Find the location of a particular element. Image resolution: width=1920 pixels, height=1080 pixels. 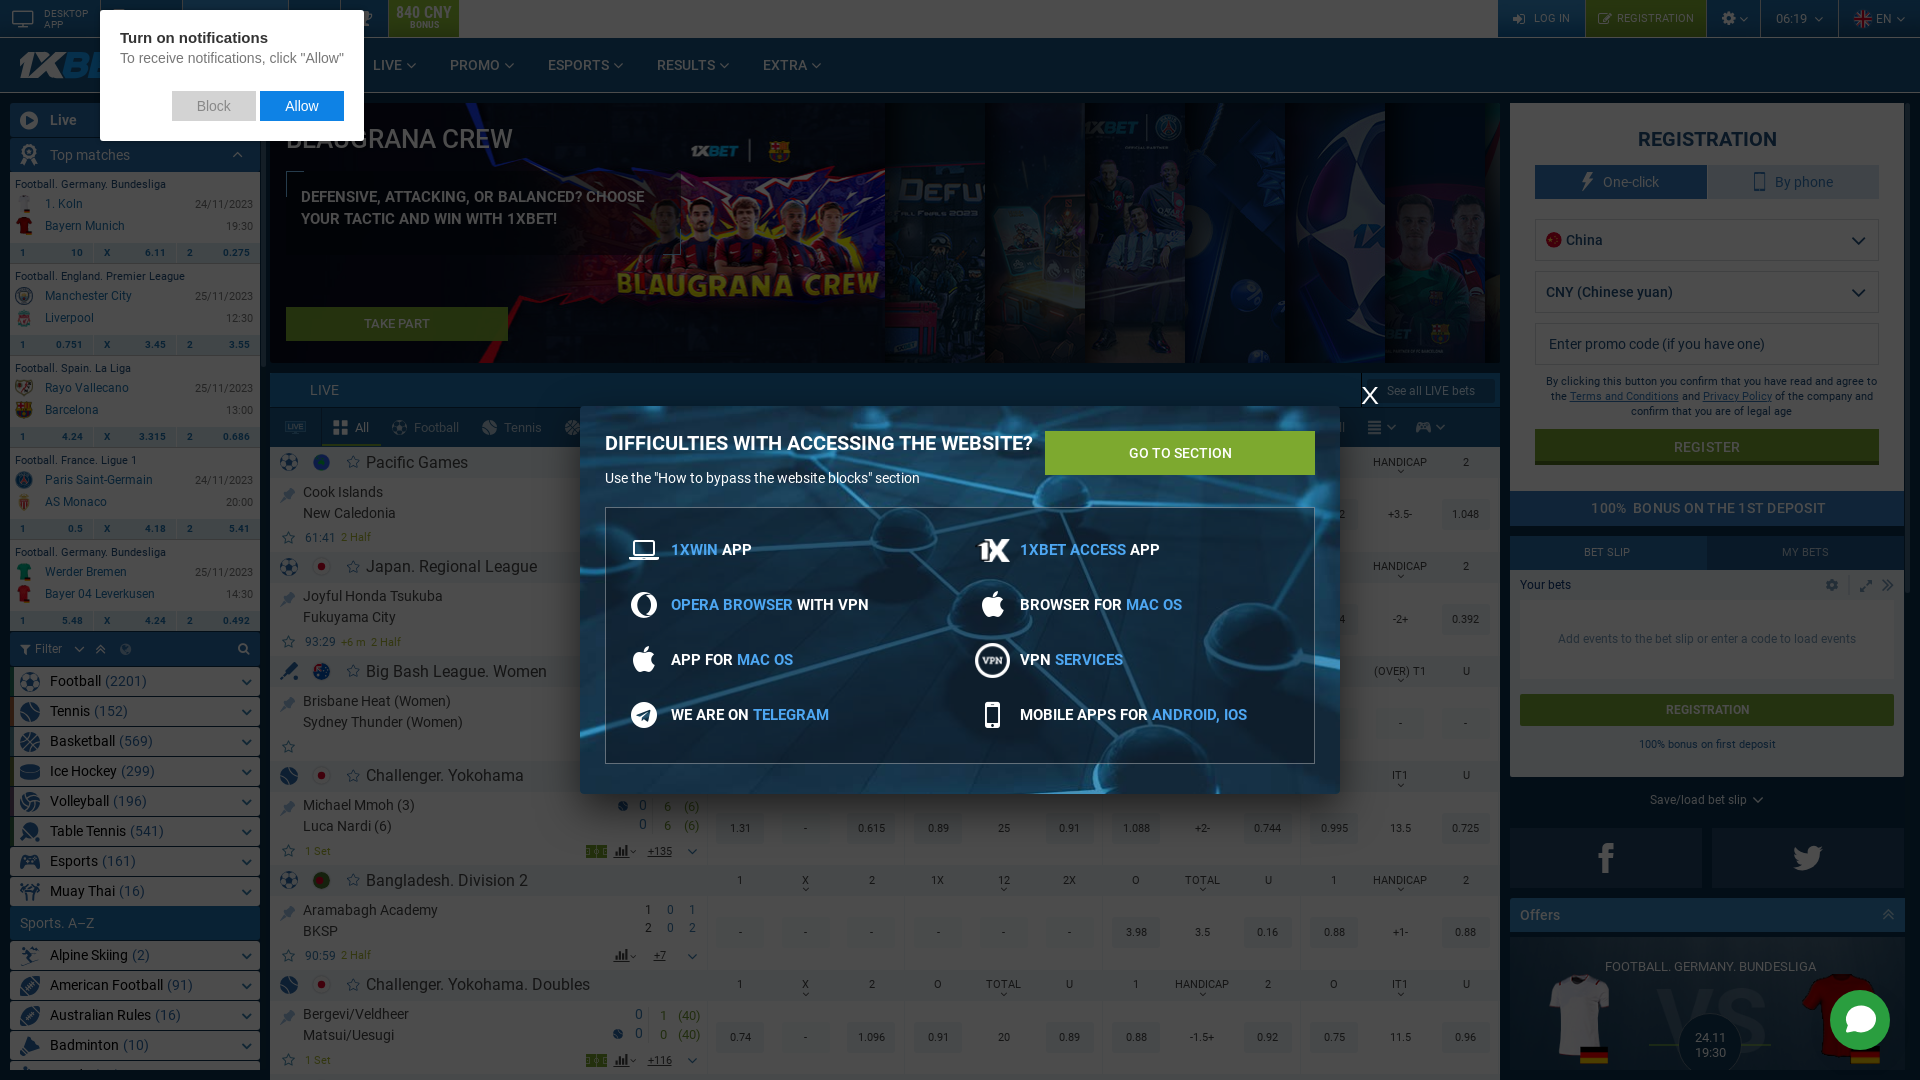

'+7' is located at coordinates (659, 955).